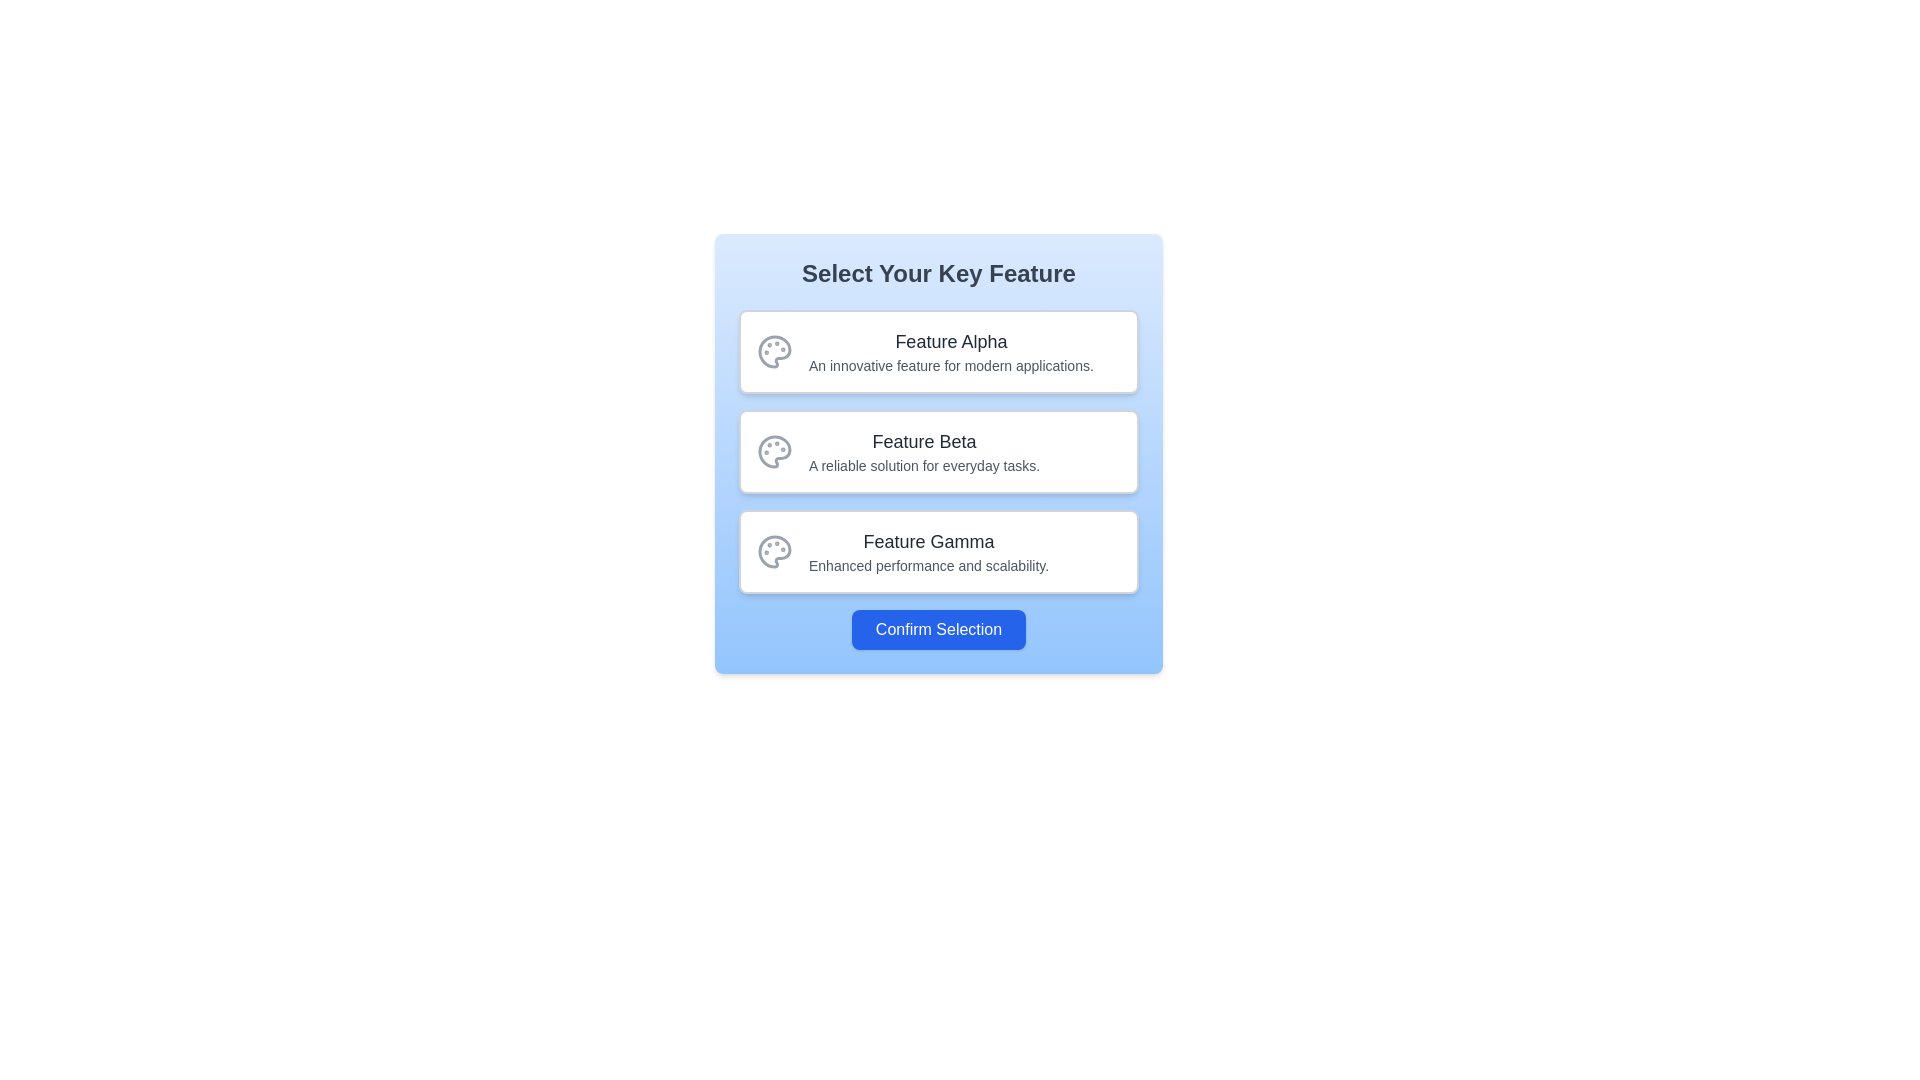 This screenshot has height=1080, width=1920. I want to click on the selection card for 'Feature Alpha' which is the first item in the list under 'Select Your Key Feature.', so click(938, 350).